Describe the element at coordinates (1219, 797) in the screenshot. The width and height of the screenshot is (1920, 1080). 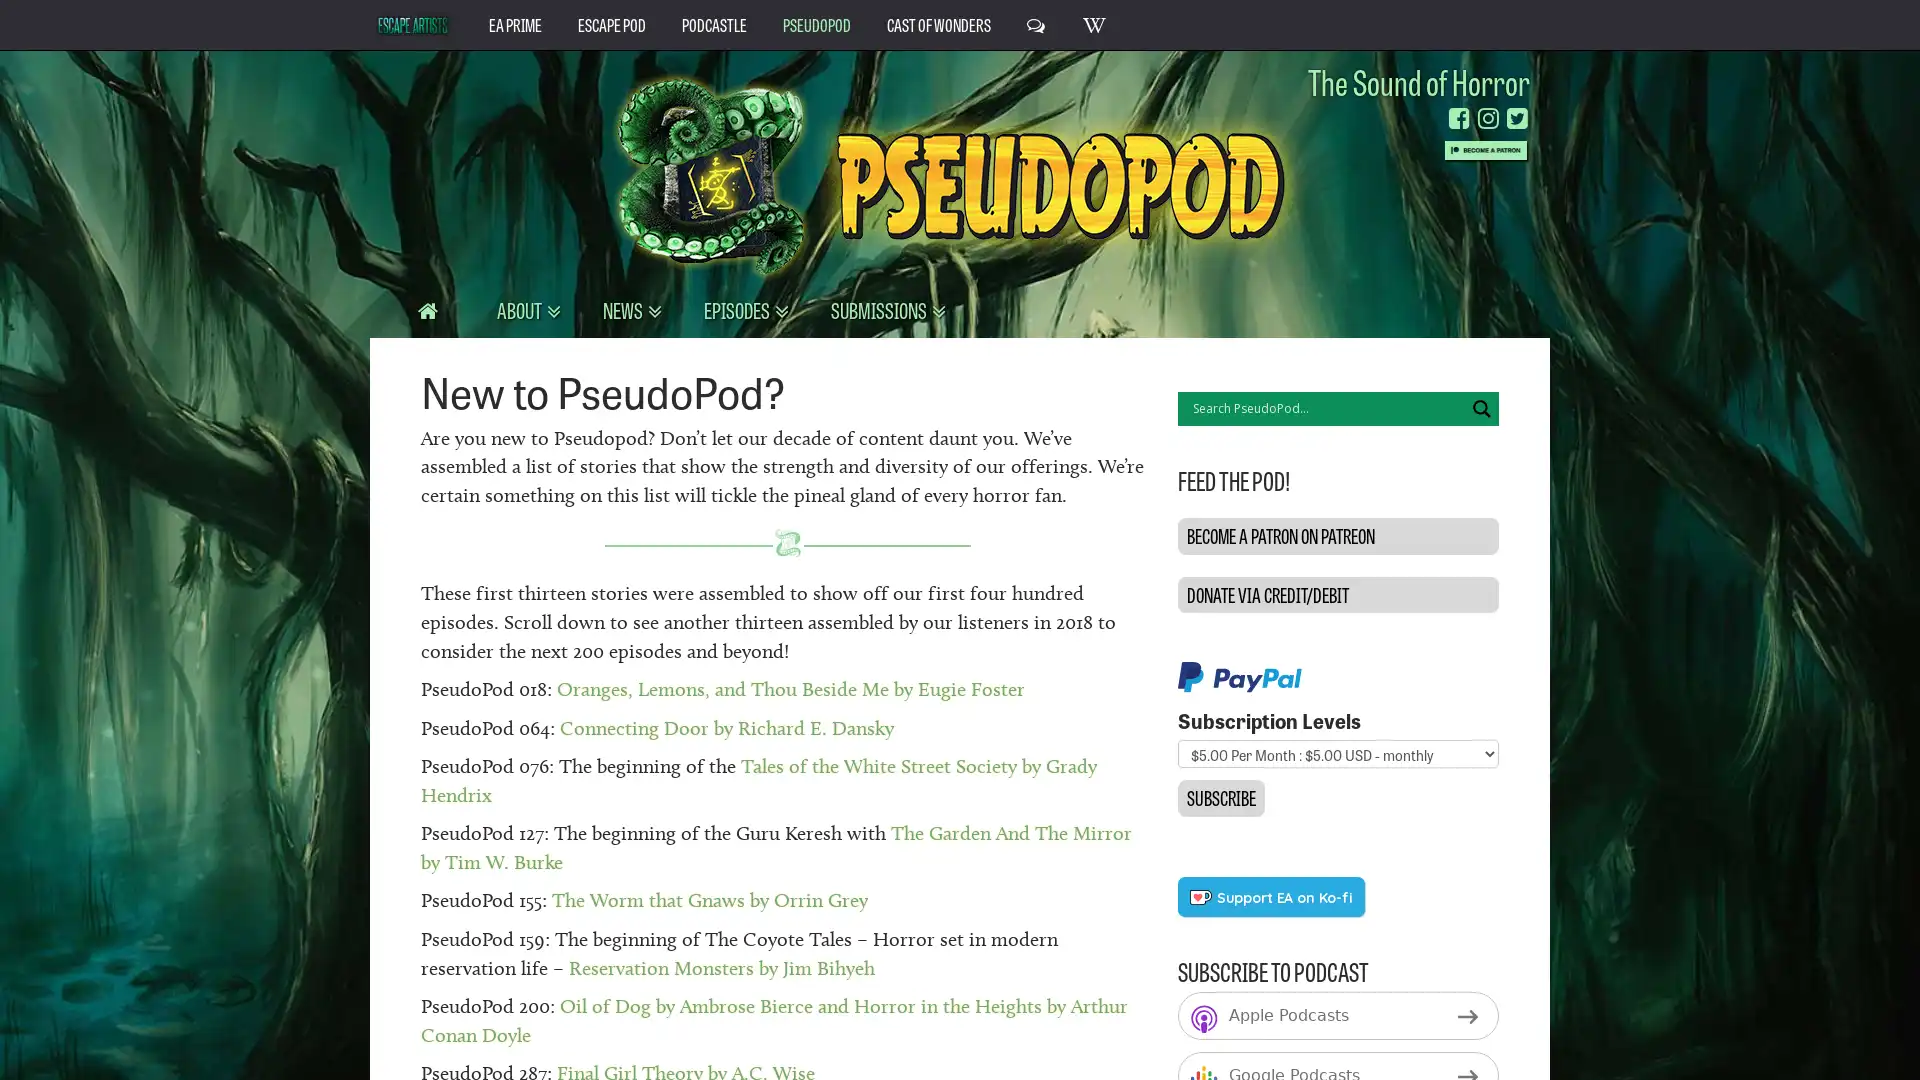
I see `Subscribe` at that location.